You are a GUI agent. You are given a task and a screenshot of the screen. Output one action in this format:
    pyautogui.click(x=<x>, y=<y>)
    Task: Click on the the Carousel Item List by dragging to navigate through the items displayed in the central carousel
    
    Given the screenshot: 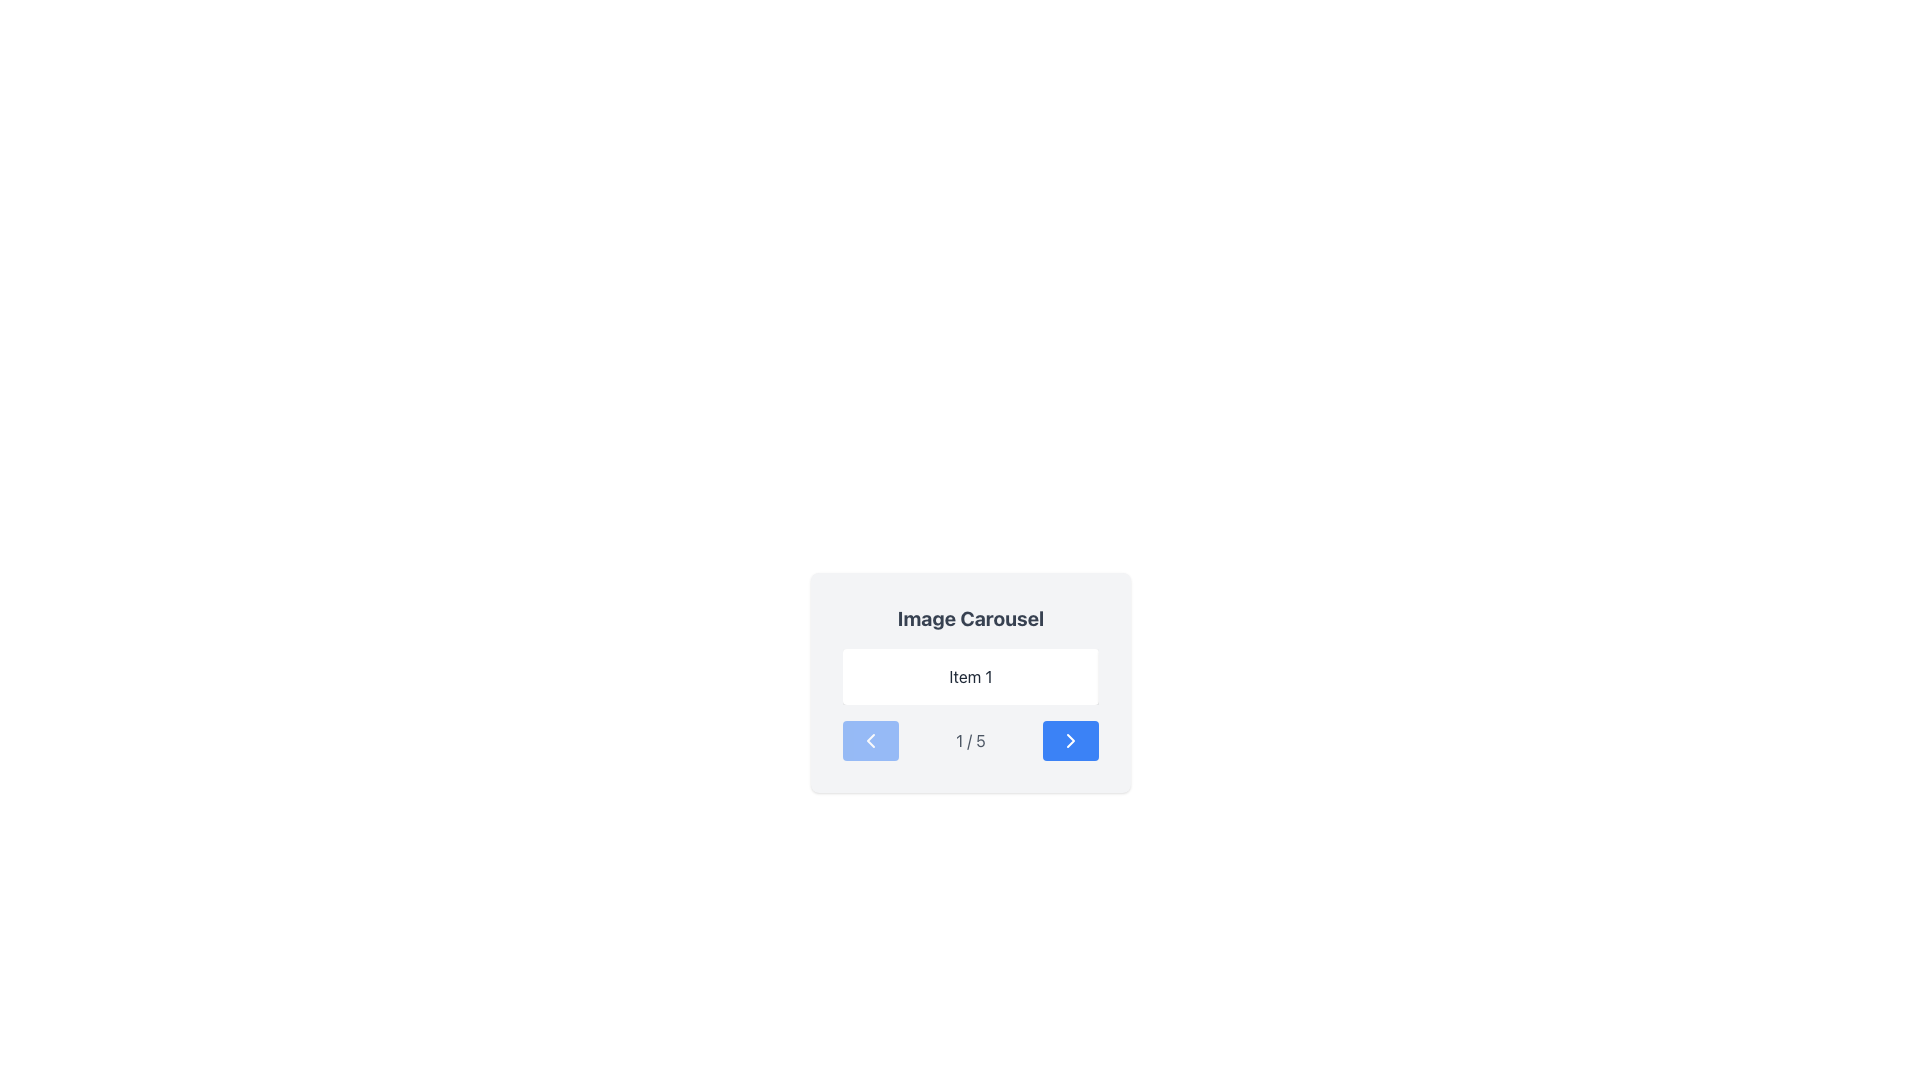 What is the action you would take?
    pyautogui.click(x=970, y=676)
    